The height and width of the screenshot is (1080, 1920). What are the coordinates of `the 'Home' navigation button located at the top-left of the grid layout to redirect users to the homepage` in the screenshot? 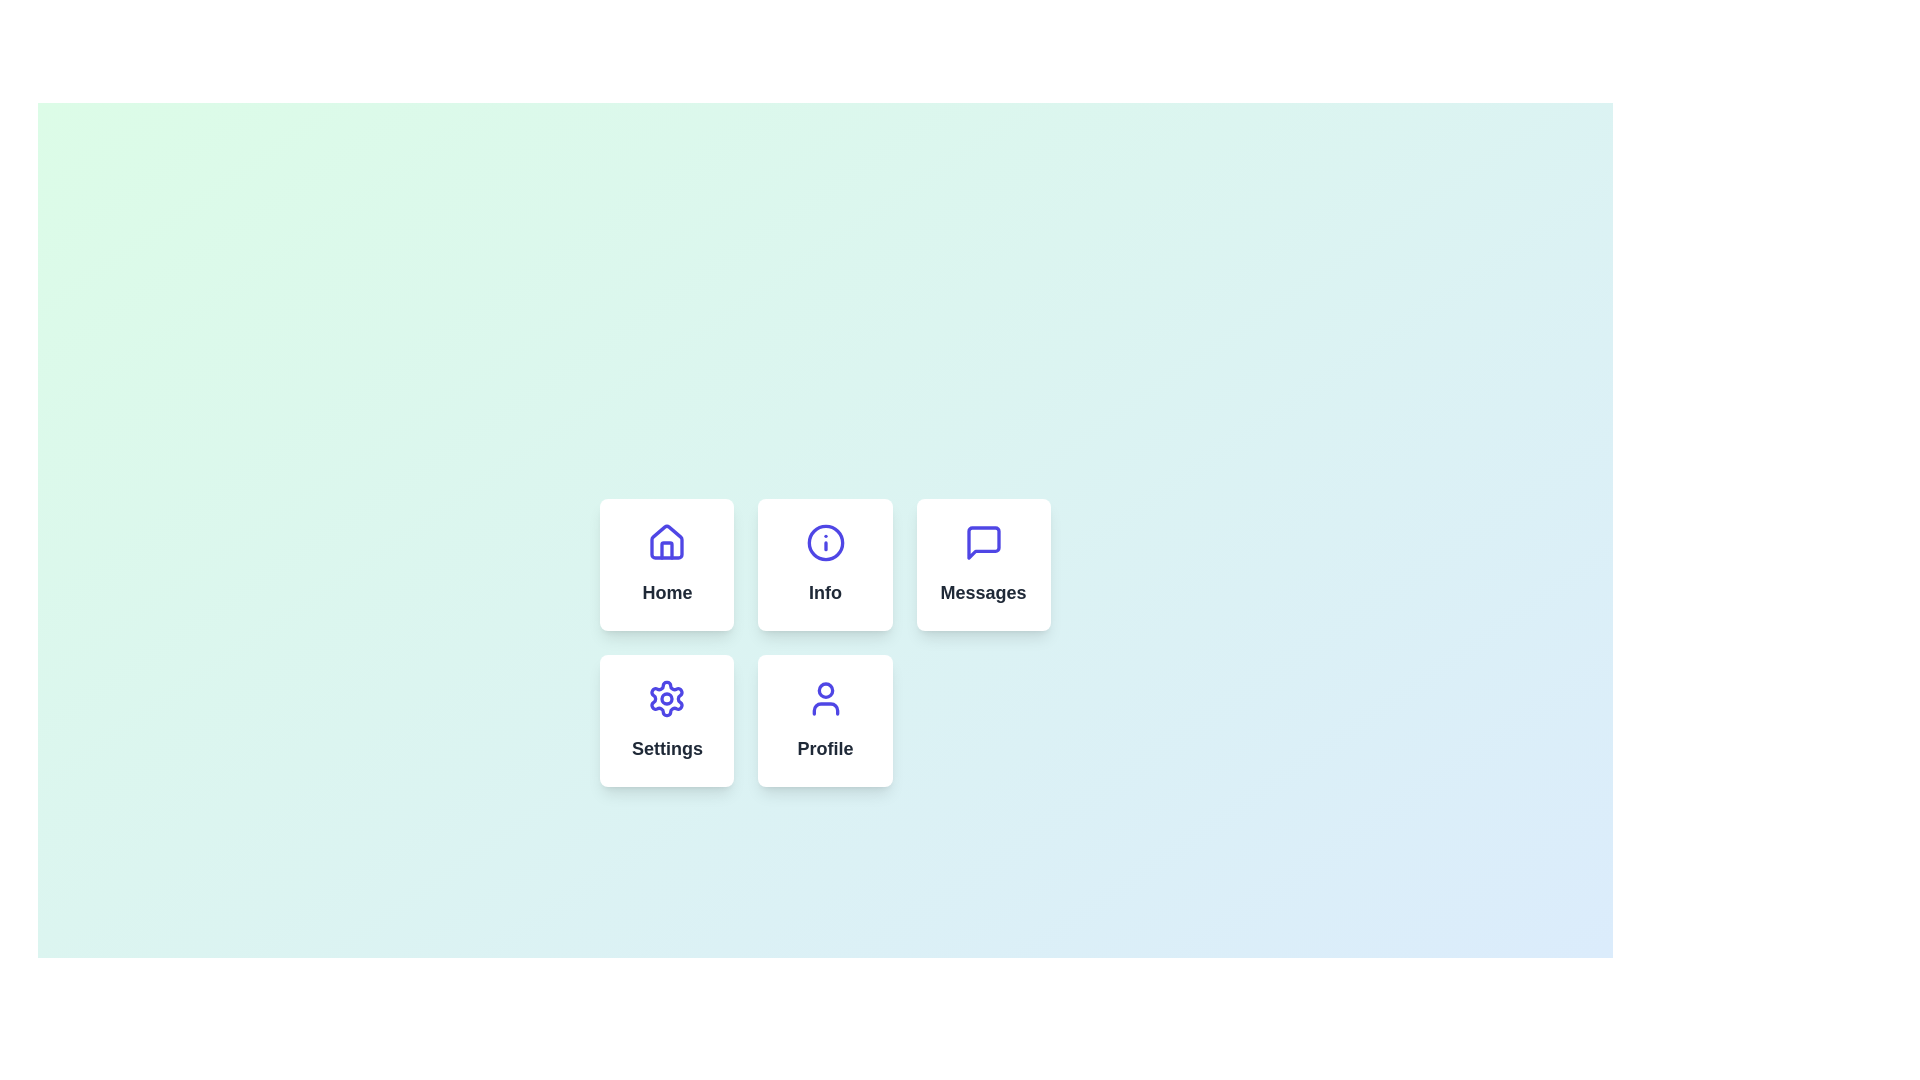 It's located at (667, 564).